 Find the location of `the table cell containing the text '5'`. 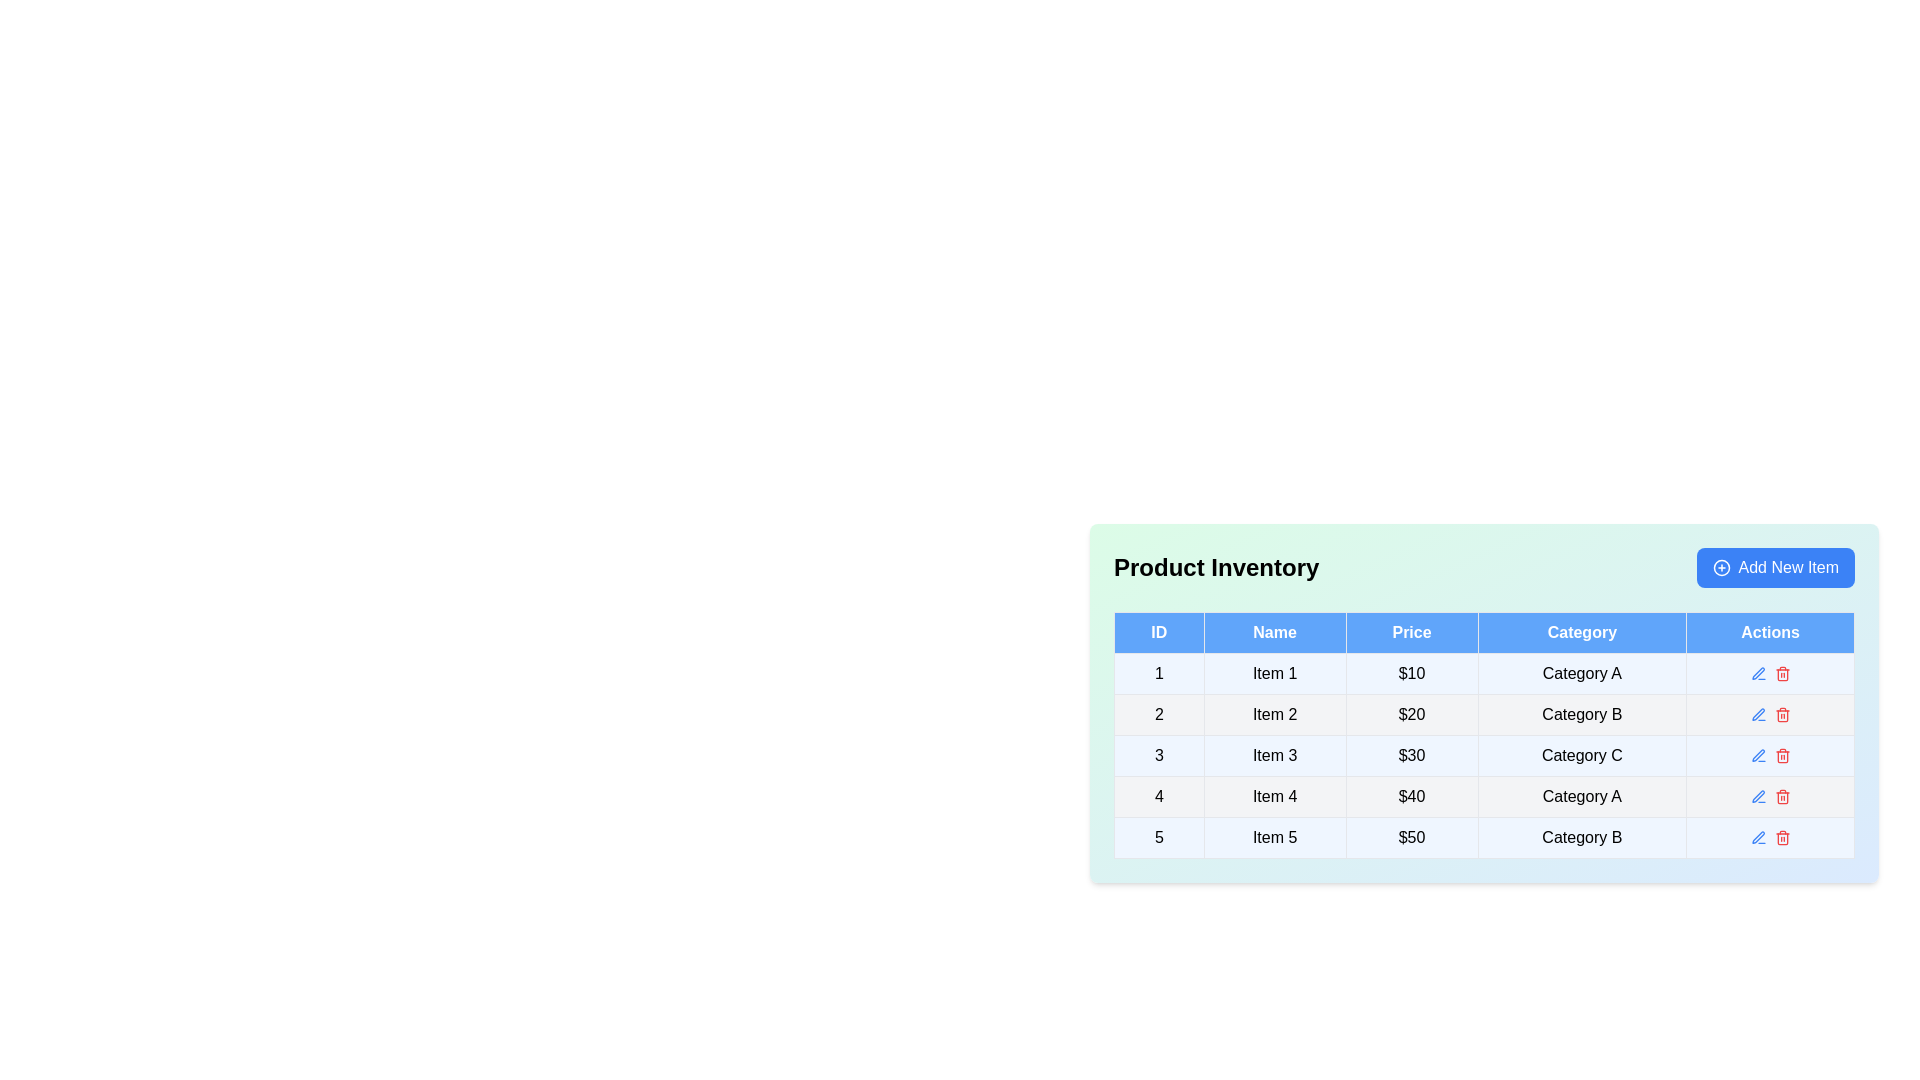

the table cell containing the text '5' is located at coordinates (1159, 837).